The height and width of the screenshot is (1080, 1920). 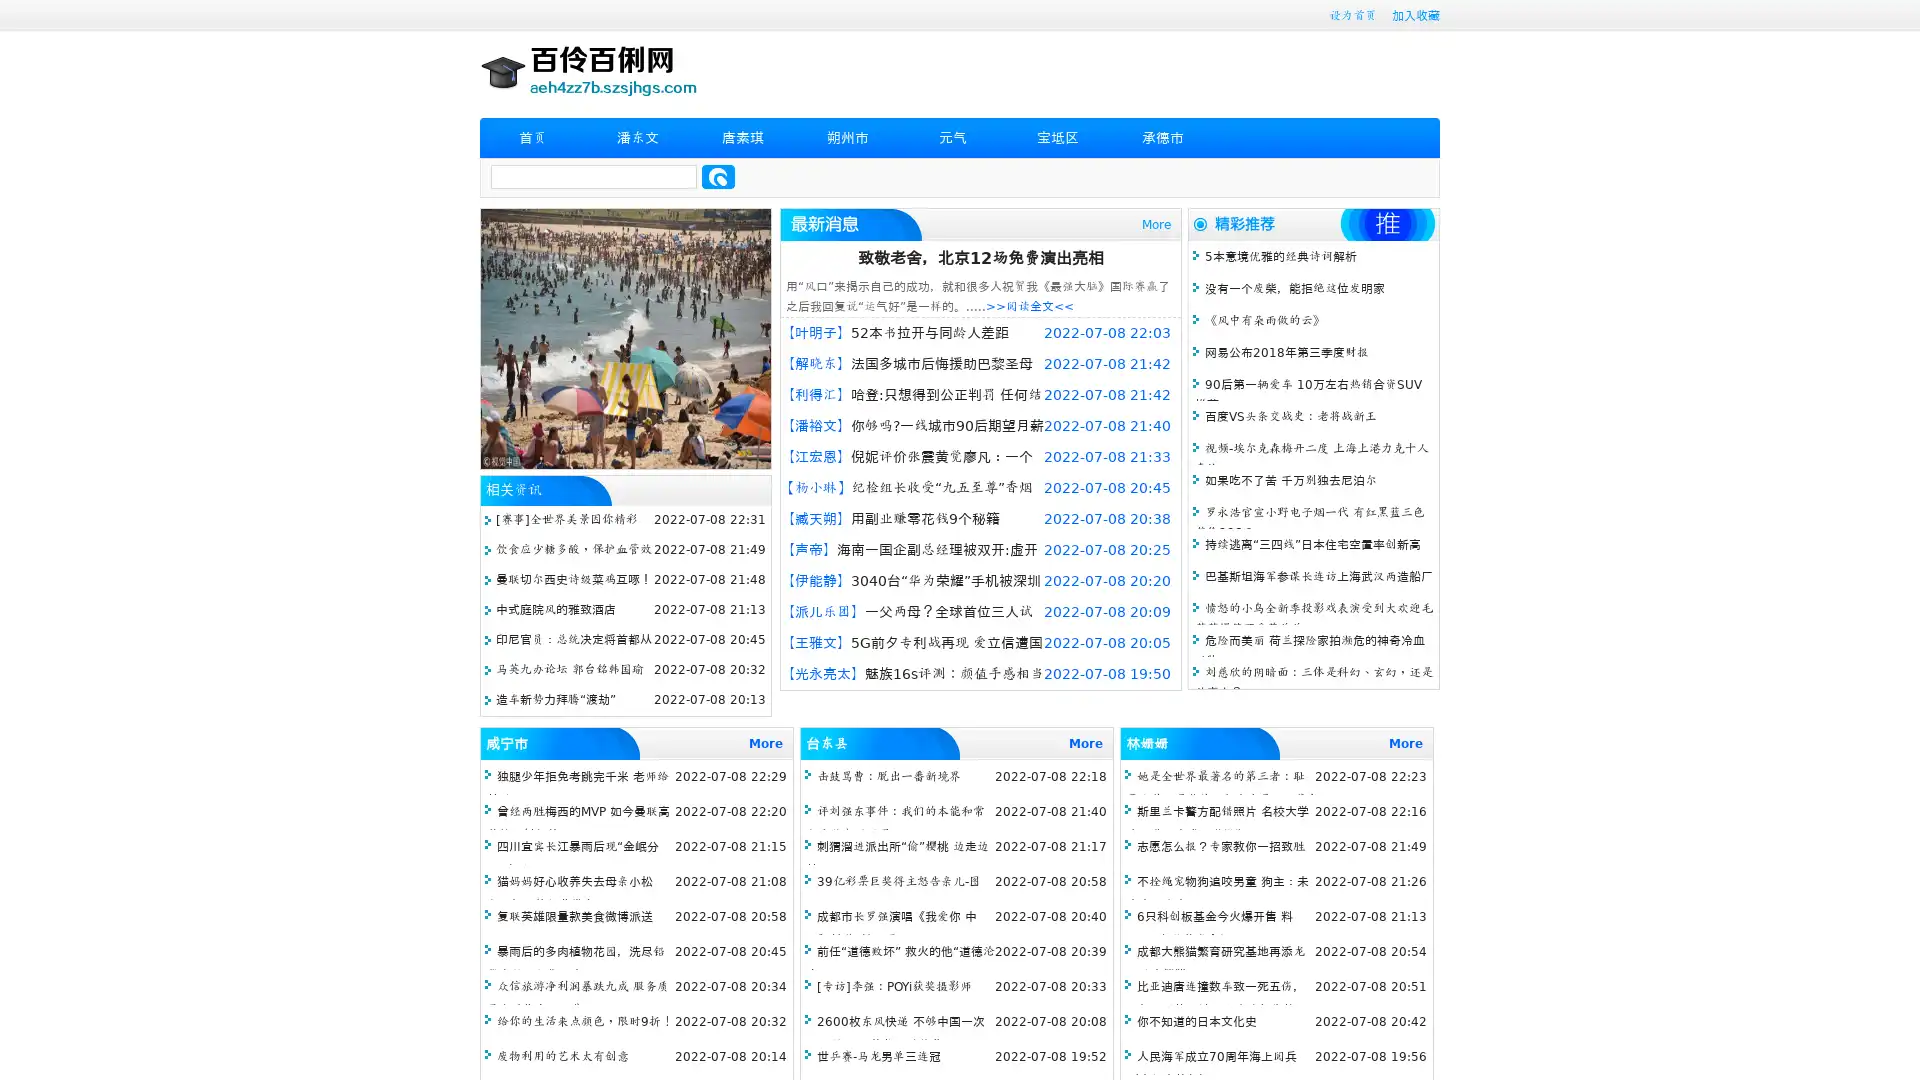 I want to click on Search, so click(x=718, y=176).